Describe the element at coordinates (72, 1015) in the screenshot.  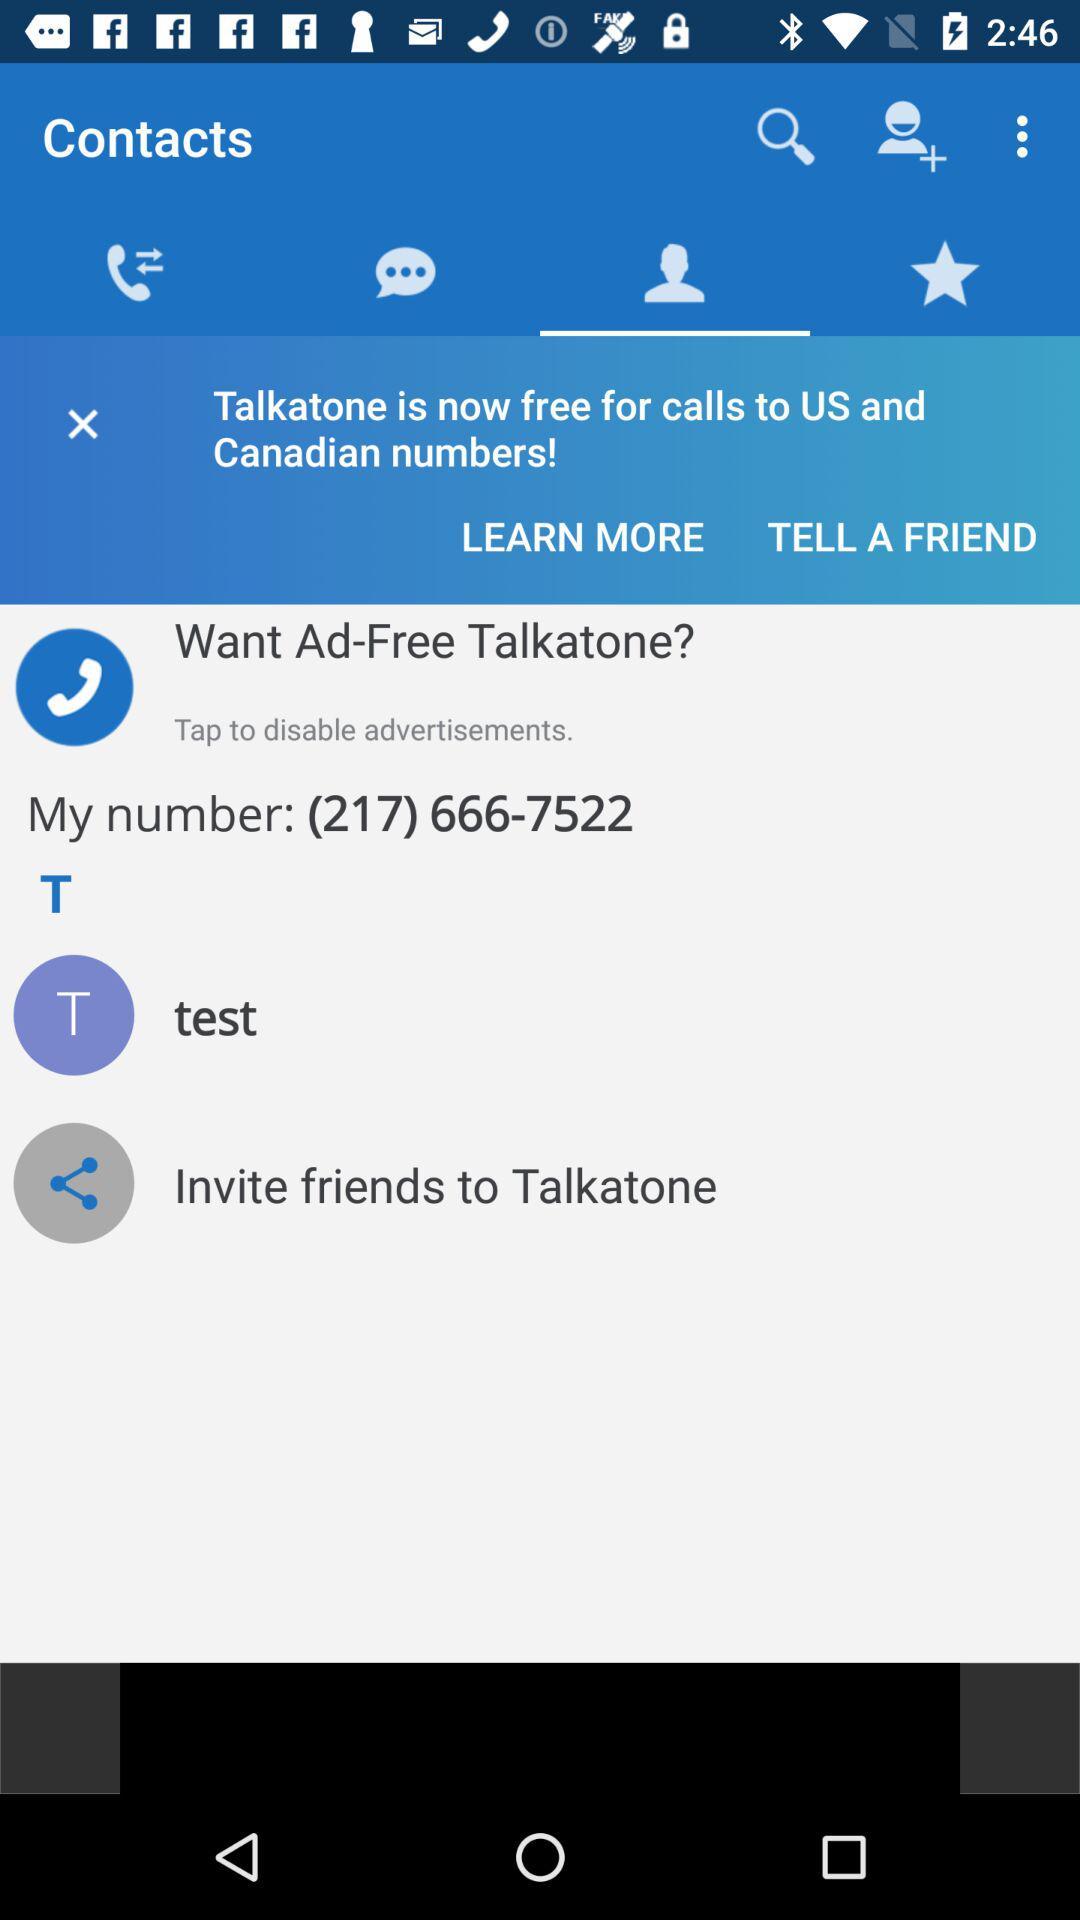
I see `t icon` at that location.